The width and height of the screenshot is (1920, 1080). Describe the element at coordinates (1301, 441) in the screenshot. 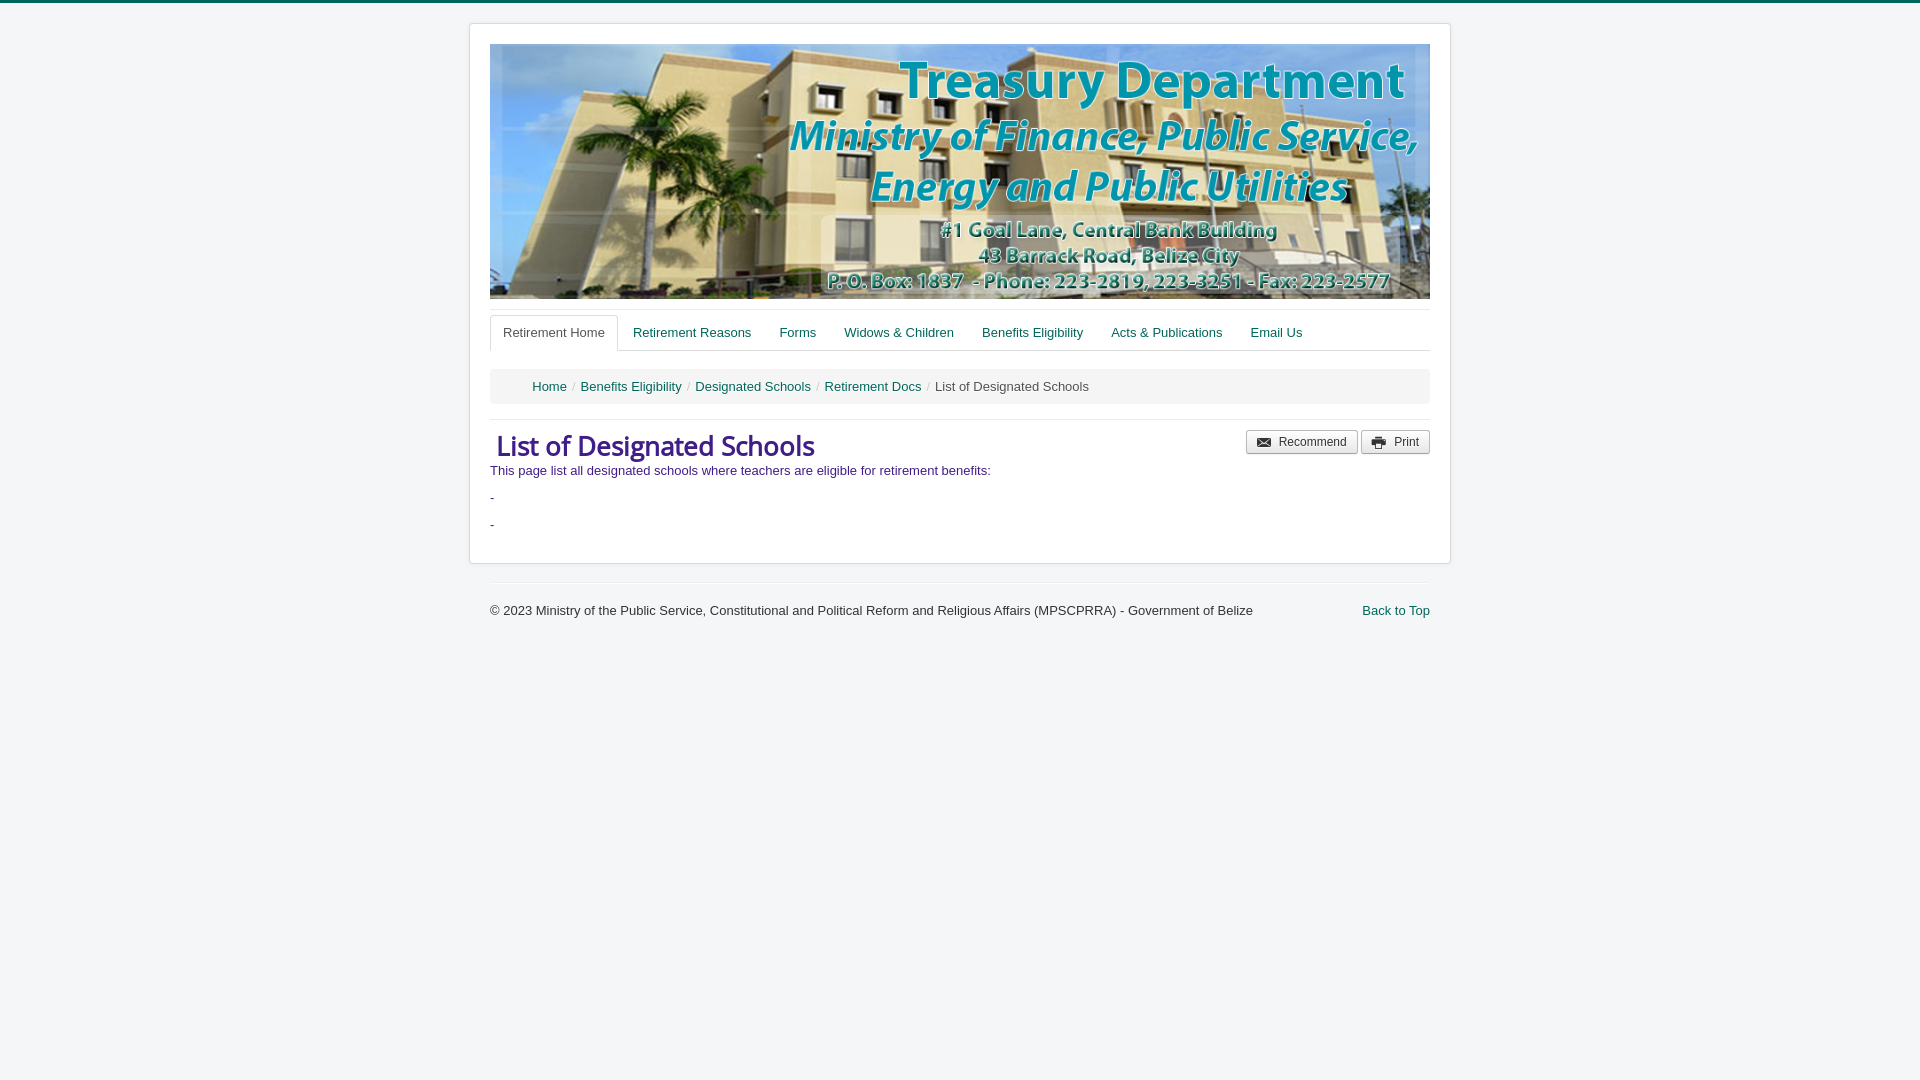

I see `'Recommend'` at that location.